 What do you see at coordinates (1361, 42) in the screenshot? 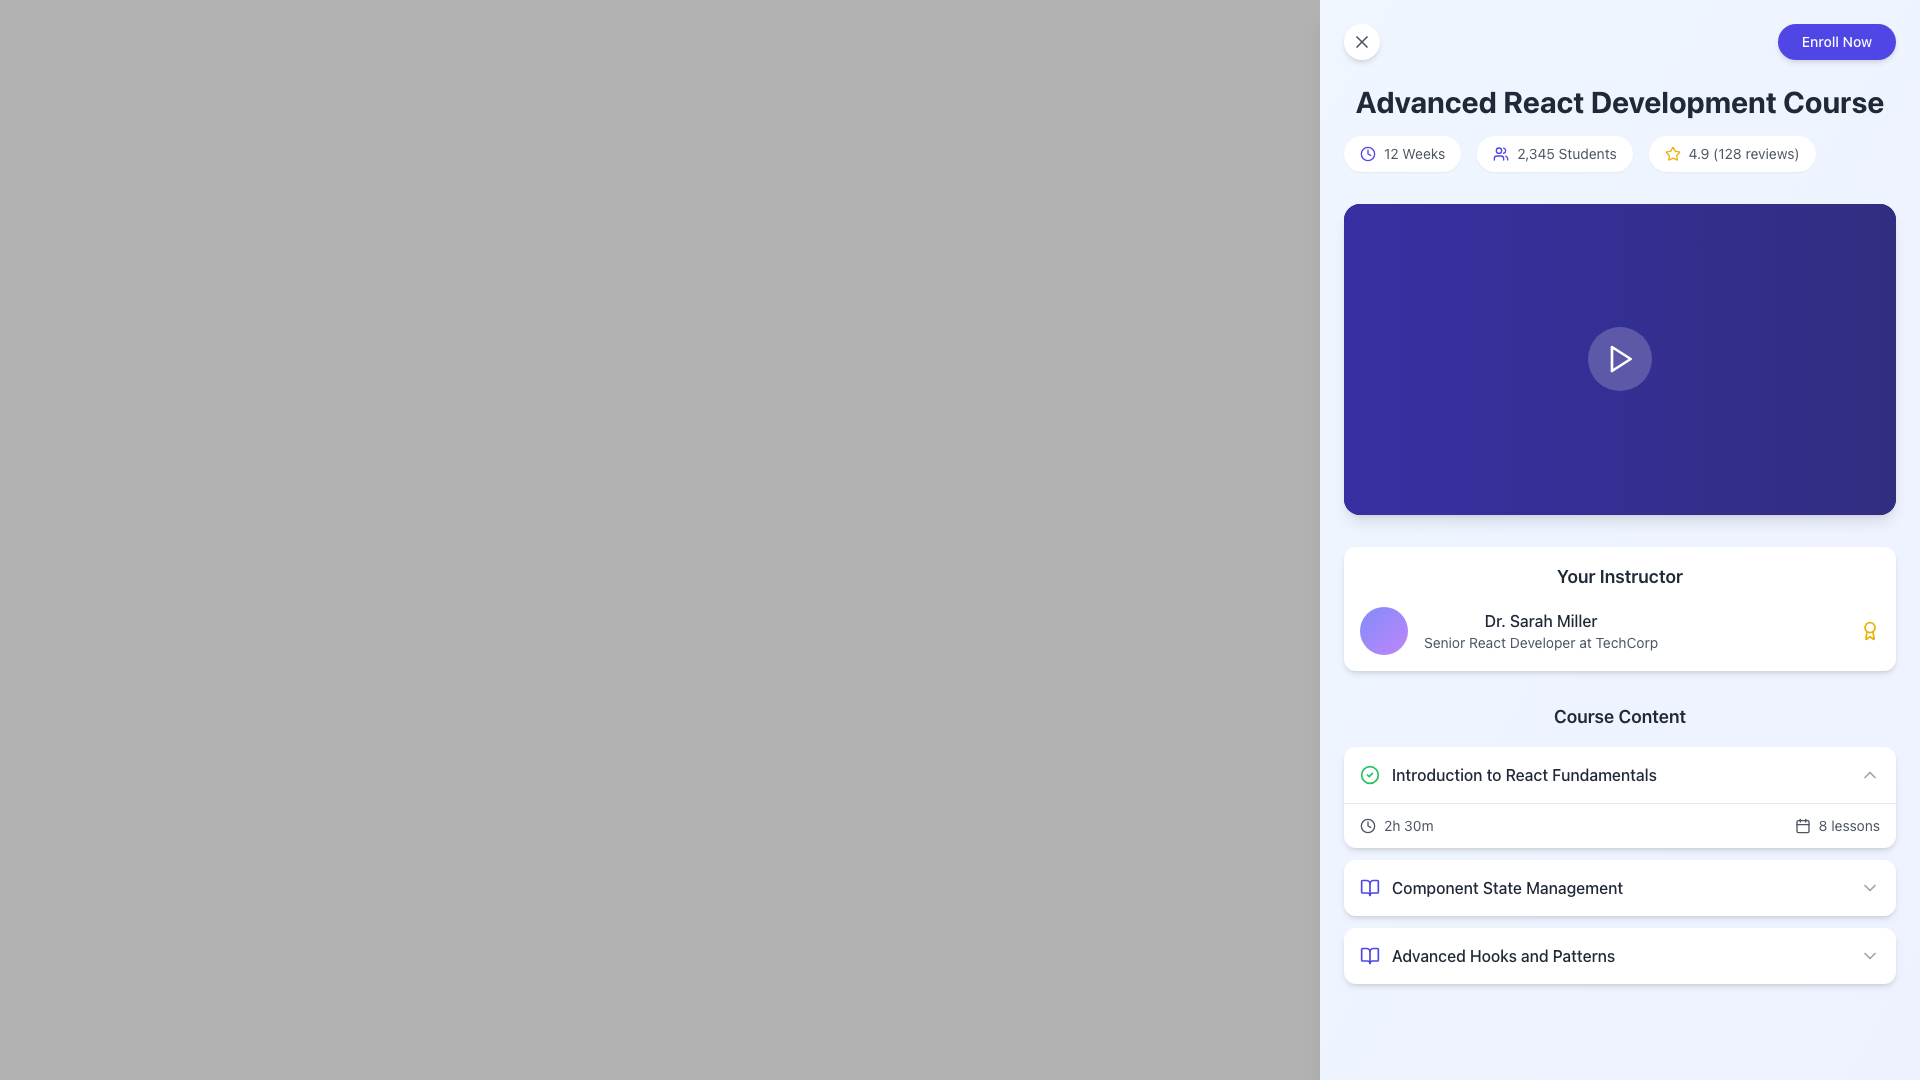
I see `the close button located at the top-left corner of the interface` at bounding box center [1361, 42].